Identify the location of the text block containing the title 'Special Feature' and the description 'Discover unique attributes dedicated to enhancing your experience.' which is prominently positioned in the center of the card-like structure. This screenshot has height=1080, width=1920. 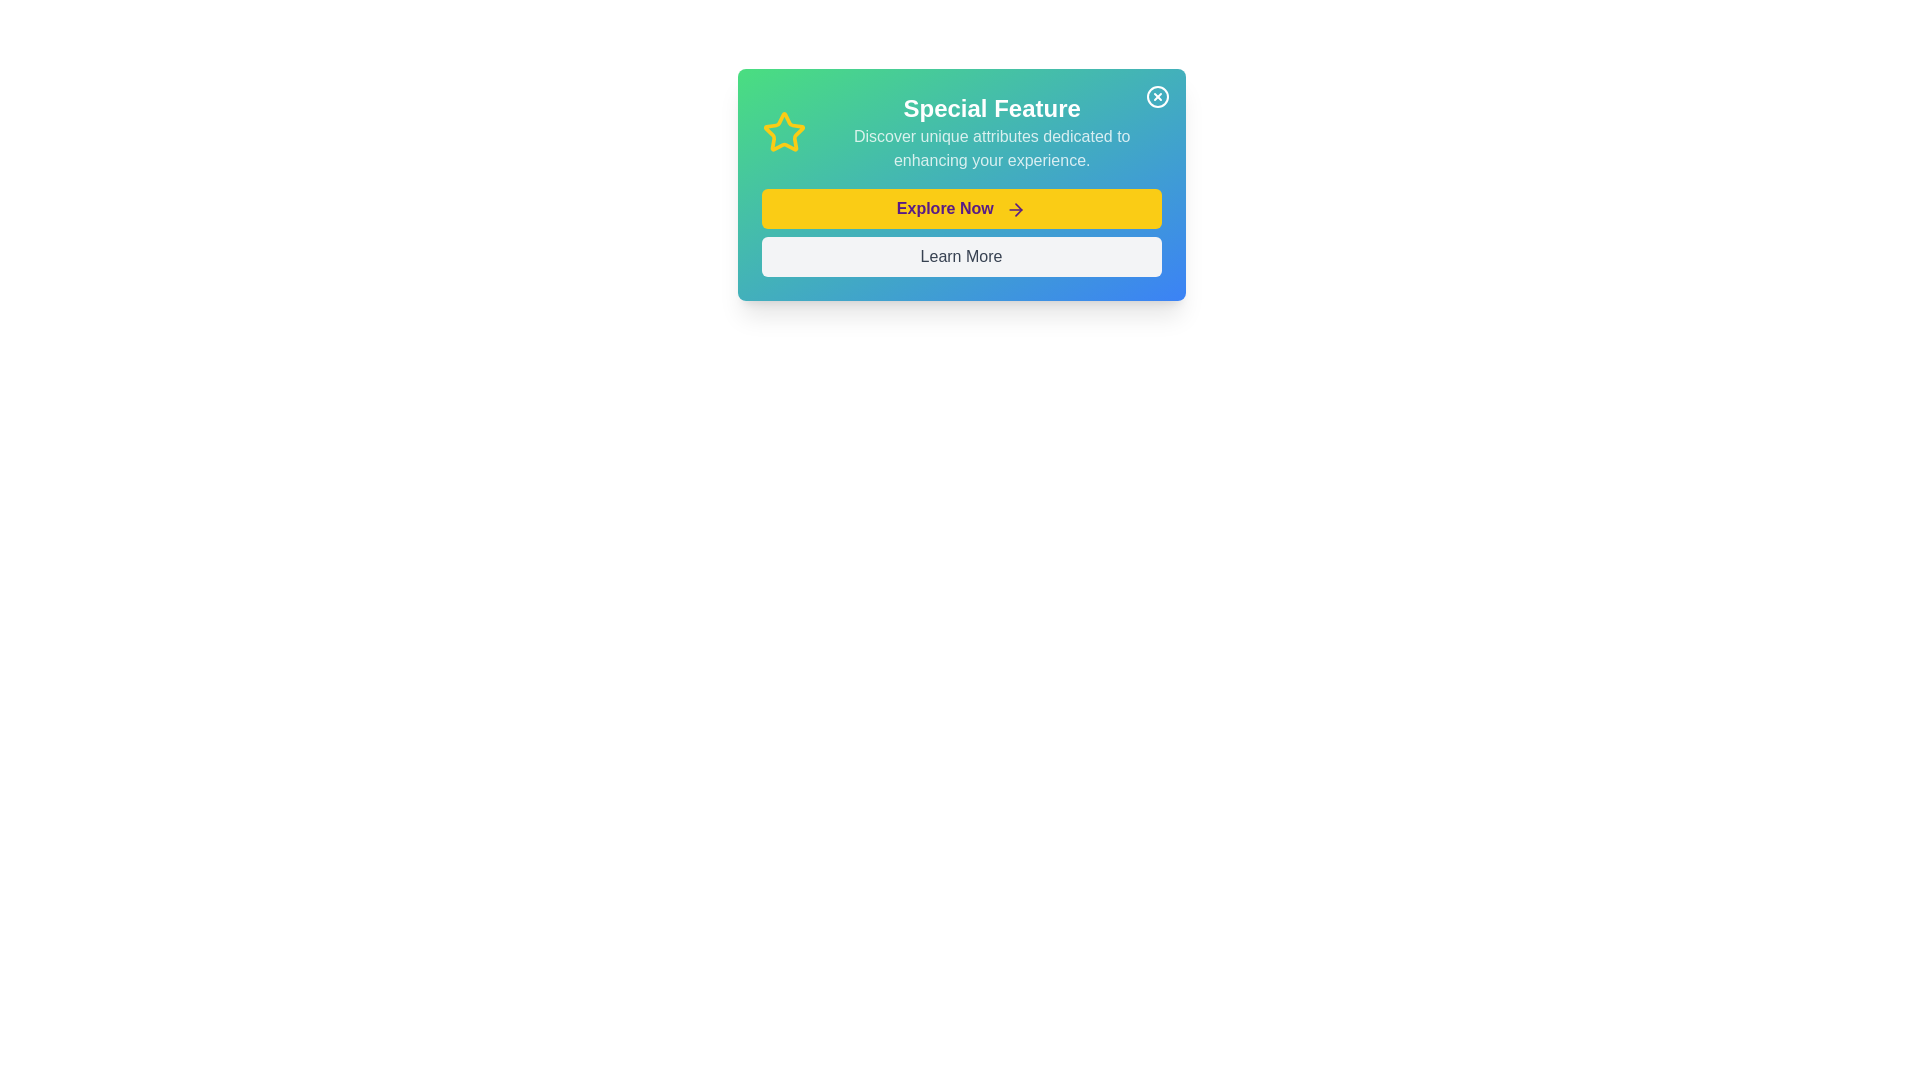
(992, 132).